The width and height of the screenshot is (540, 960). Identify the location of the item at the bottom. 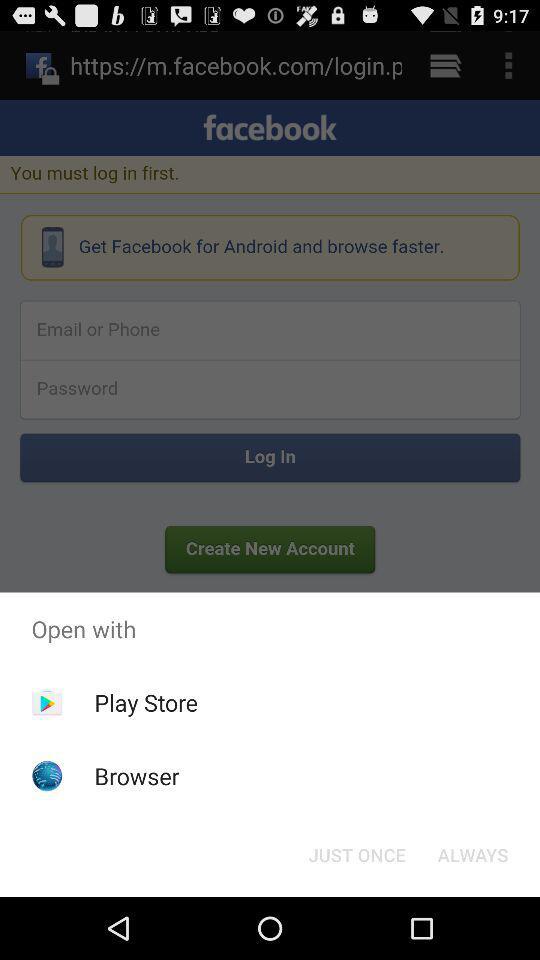
(356, 853).